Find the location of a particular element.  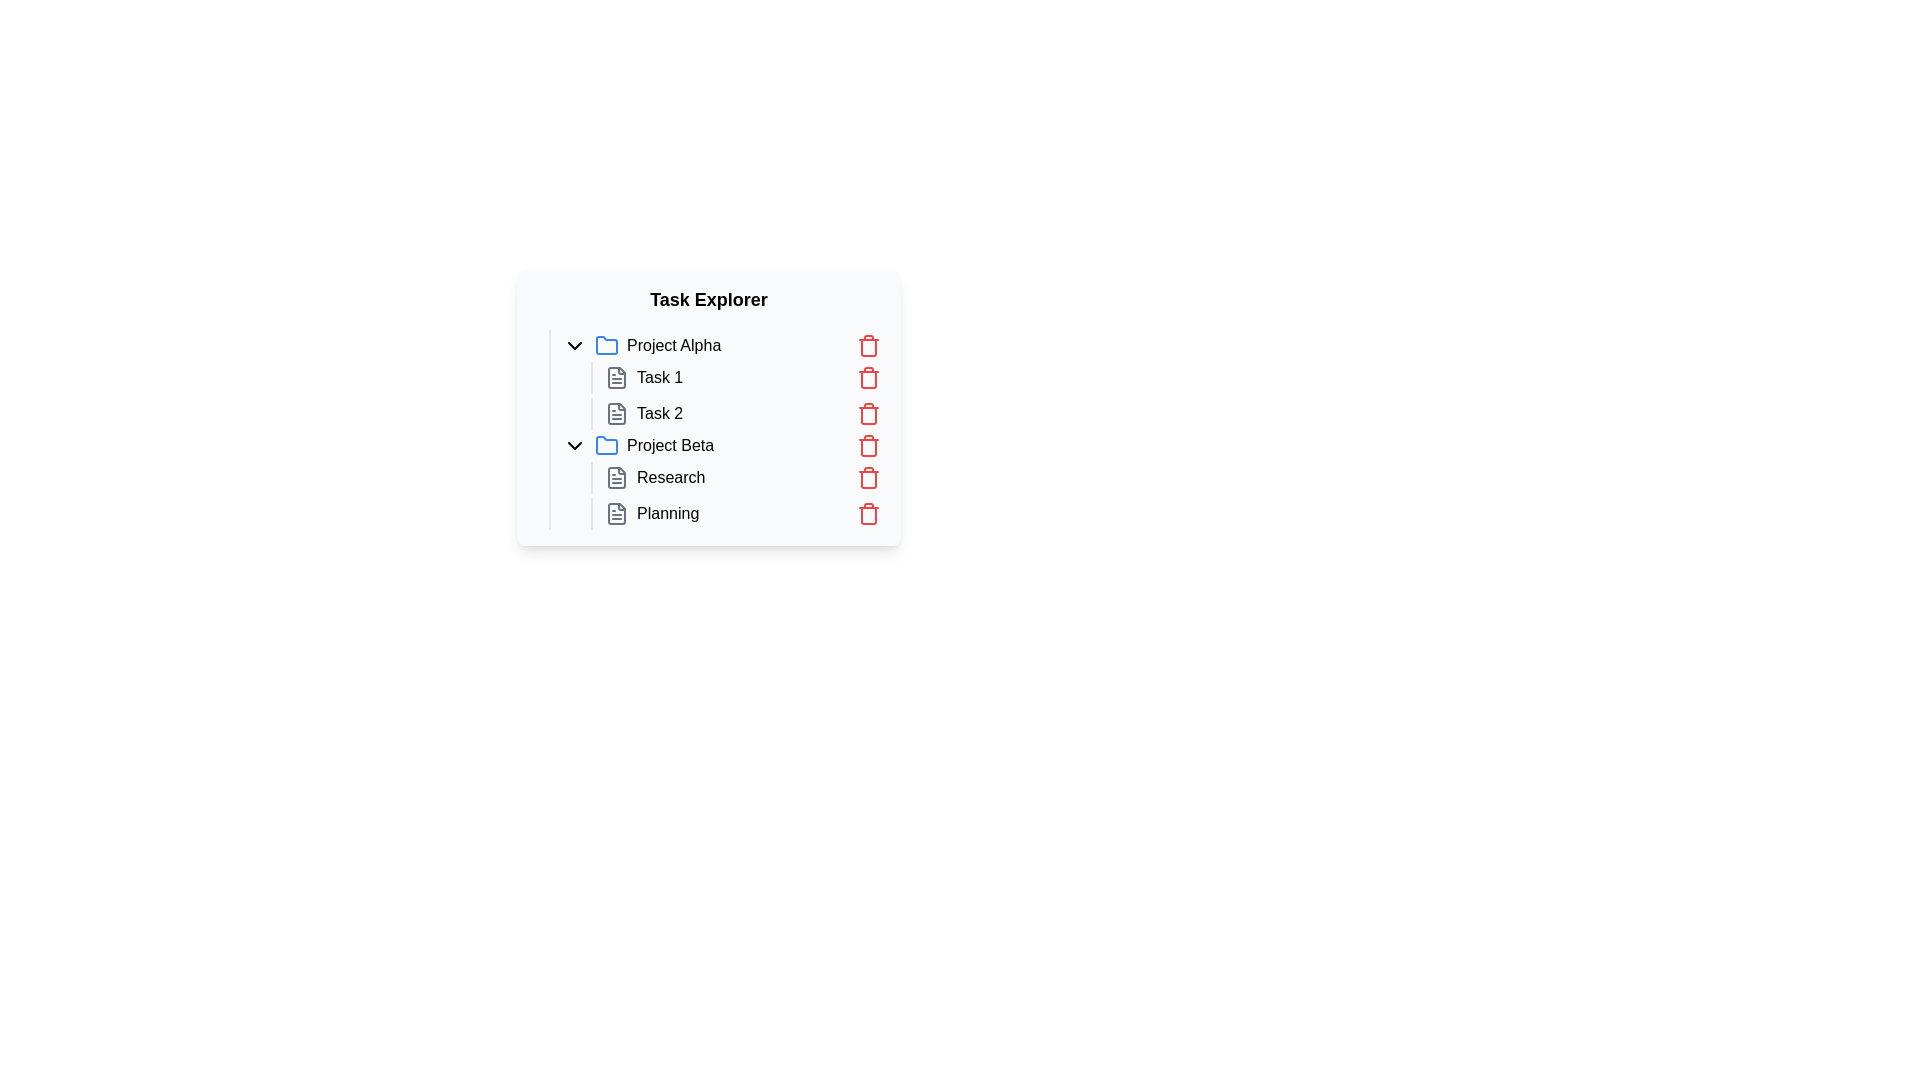

the delete icon button located at the end of the 'Research' row under 'Project Beta' is located at coordinates (868, 478).